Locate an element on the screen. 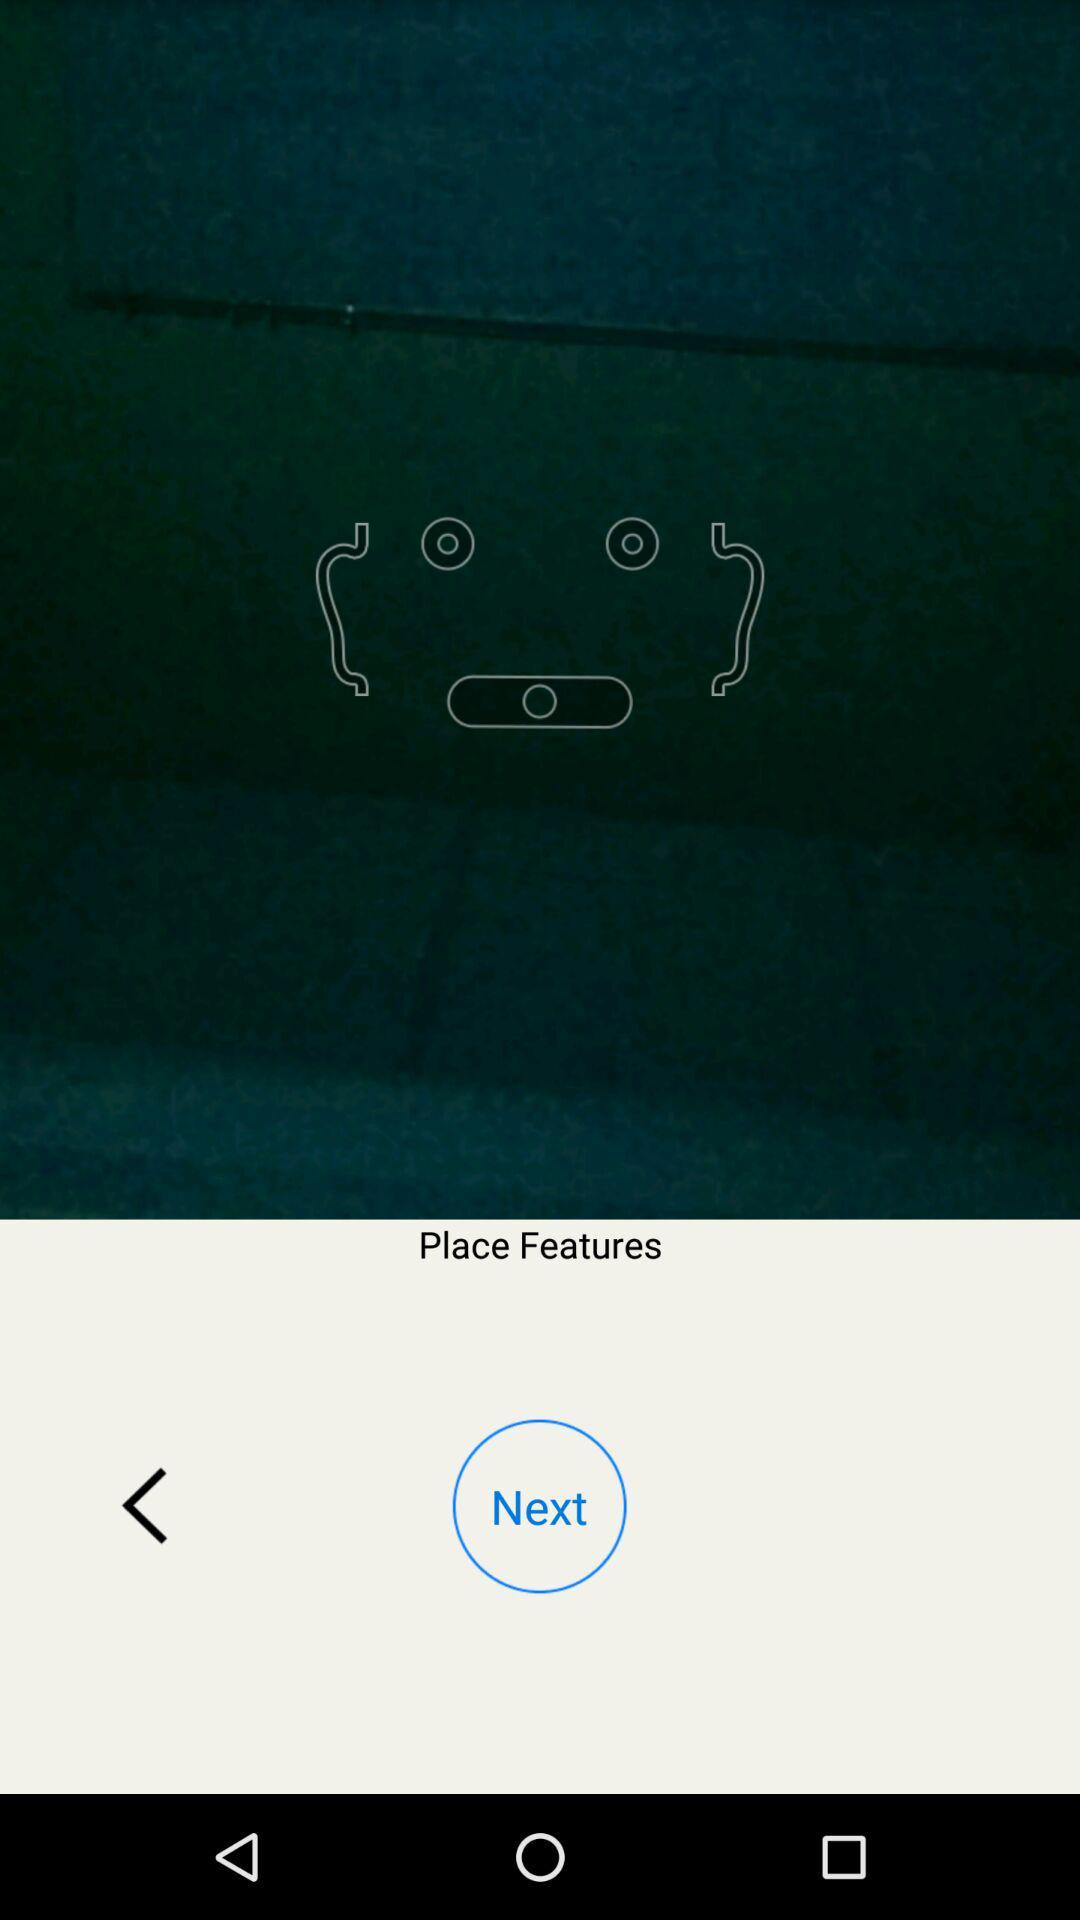 The width and height of the screenshot is (1080, 1920). icon at the bottom left corner is located at coordinates (144, 1506).